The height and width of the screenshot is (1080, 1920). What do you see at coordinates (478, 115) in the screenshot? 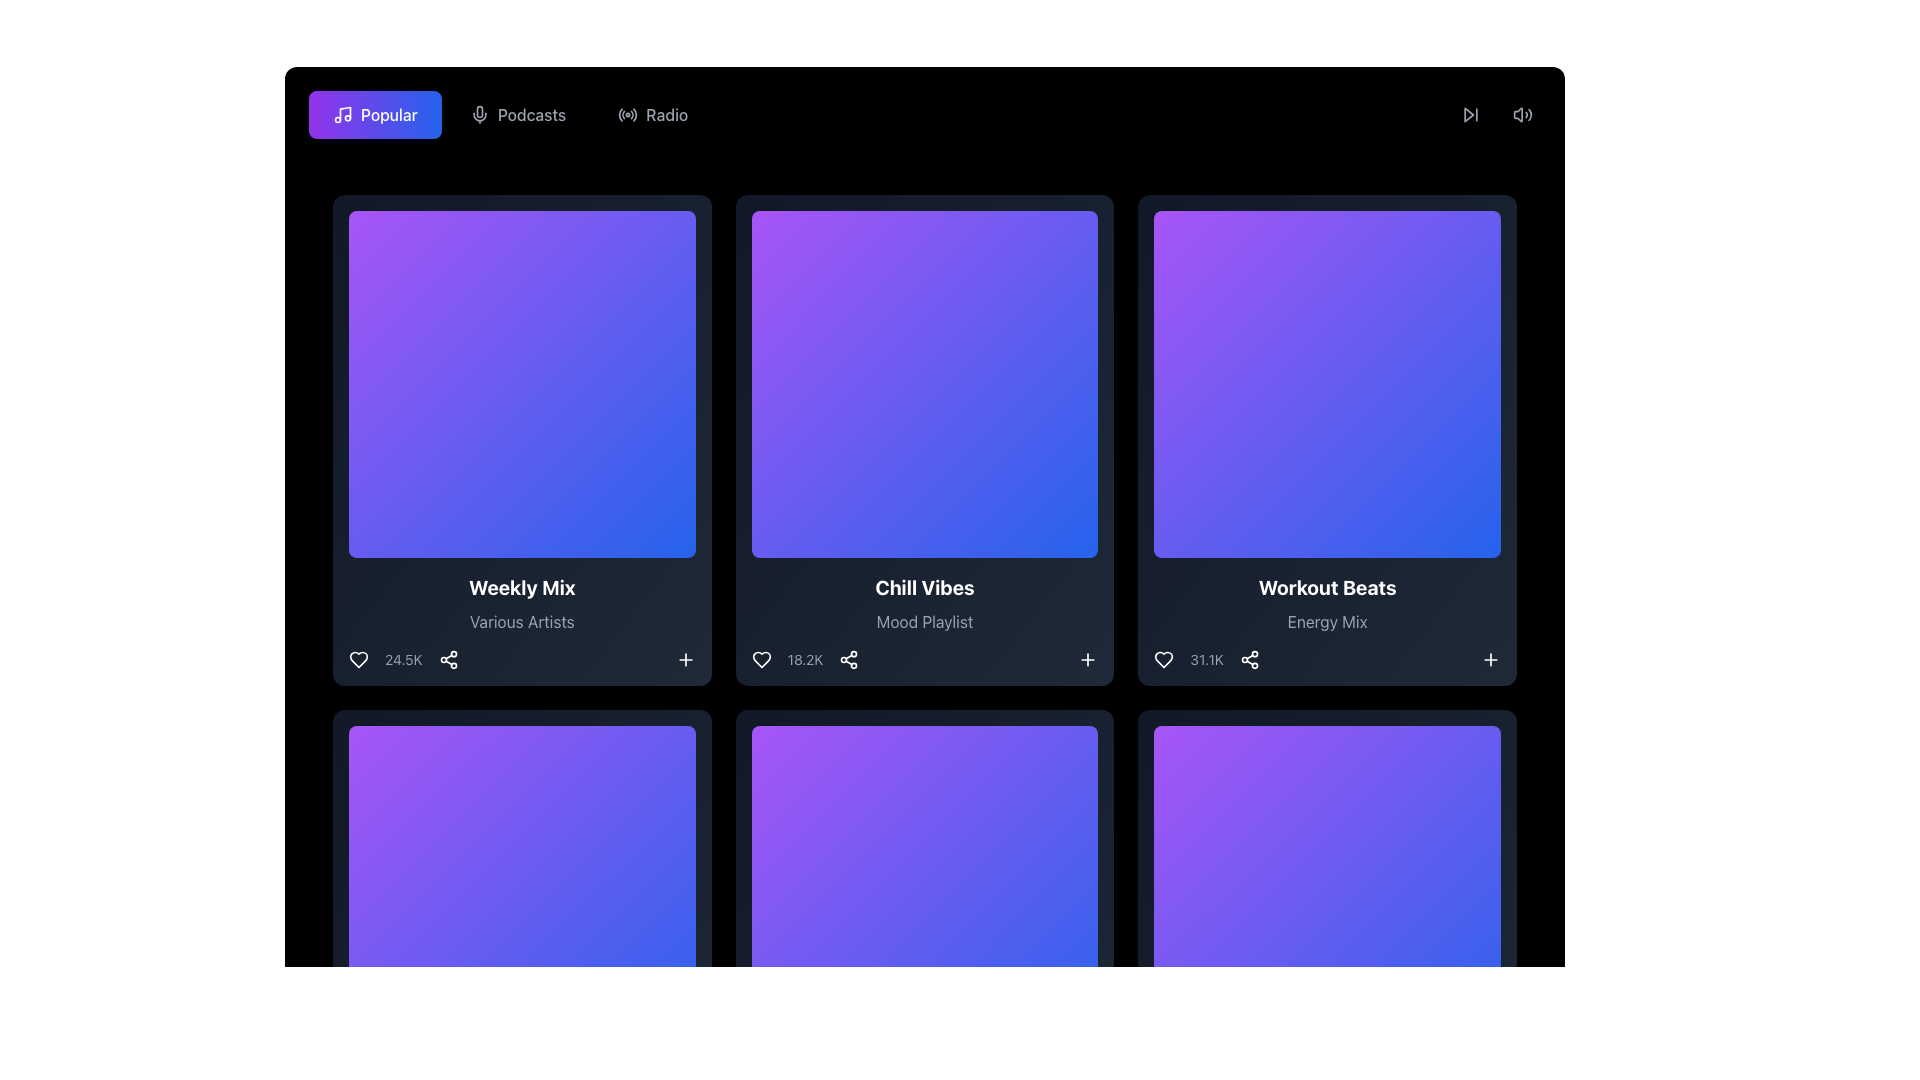
I see `the microphone icon representing the 'Podcasts' section in the navigation menu, which is located to the left of the 'Podcasts' text` at bounding box center [478, 115].